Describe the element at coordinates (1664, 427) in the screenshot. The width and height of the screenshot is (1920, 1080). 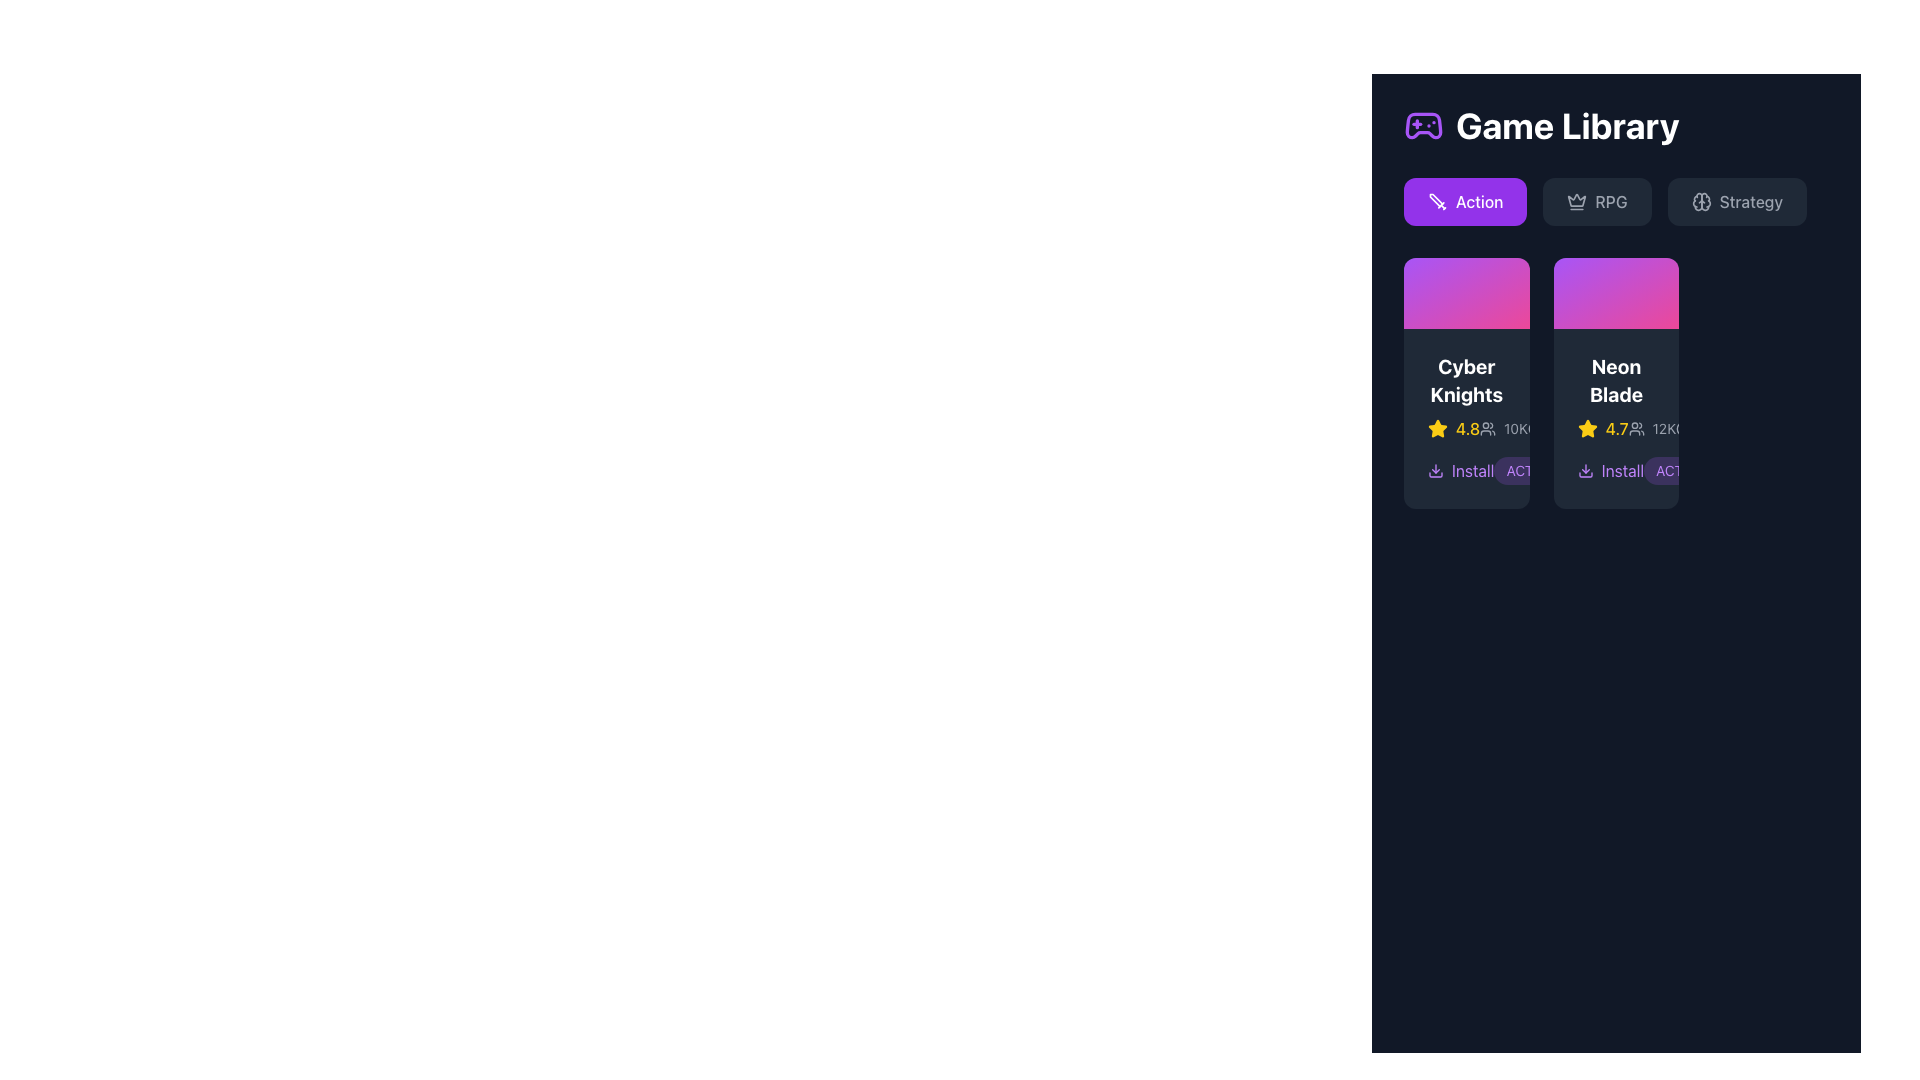
I see `the Text Label displaying '12K' in light gray color, which is positioned to the right of a user icon within a flex layout` at that location.